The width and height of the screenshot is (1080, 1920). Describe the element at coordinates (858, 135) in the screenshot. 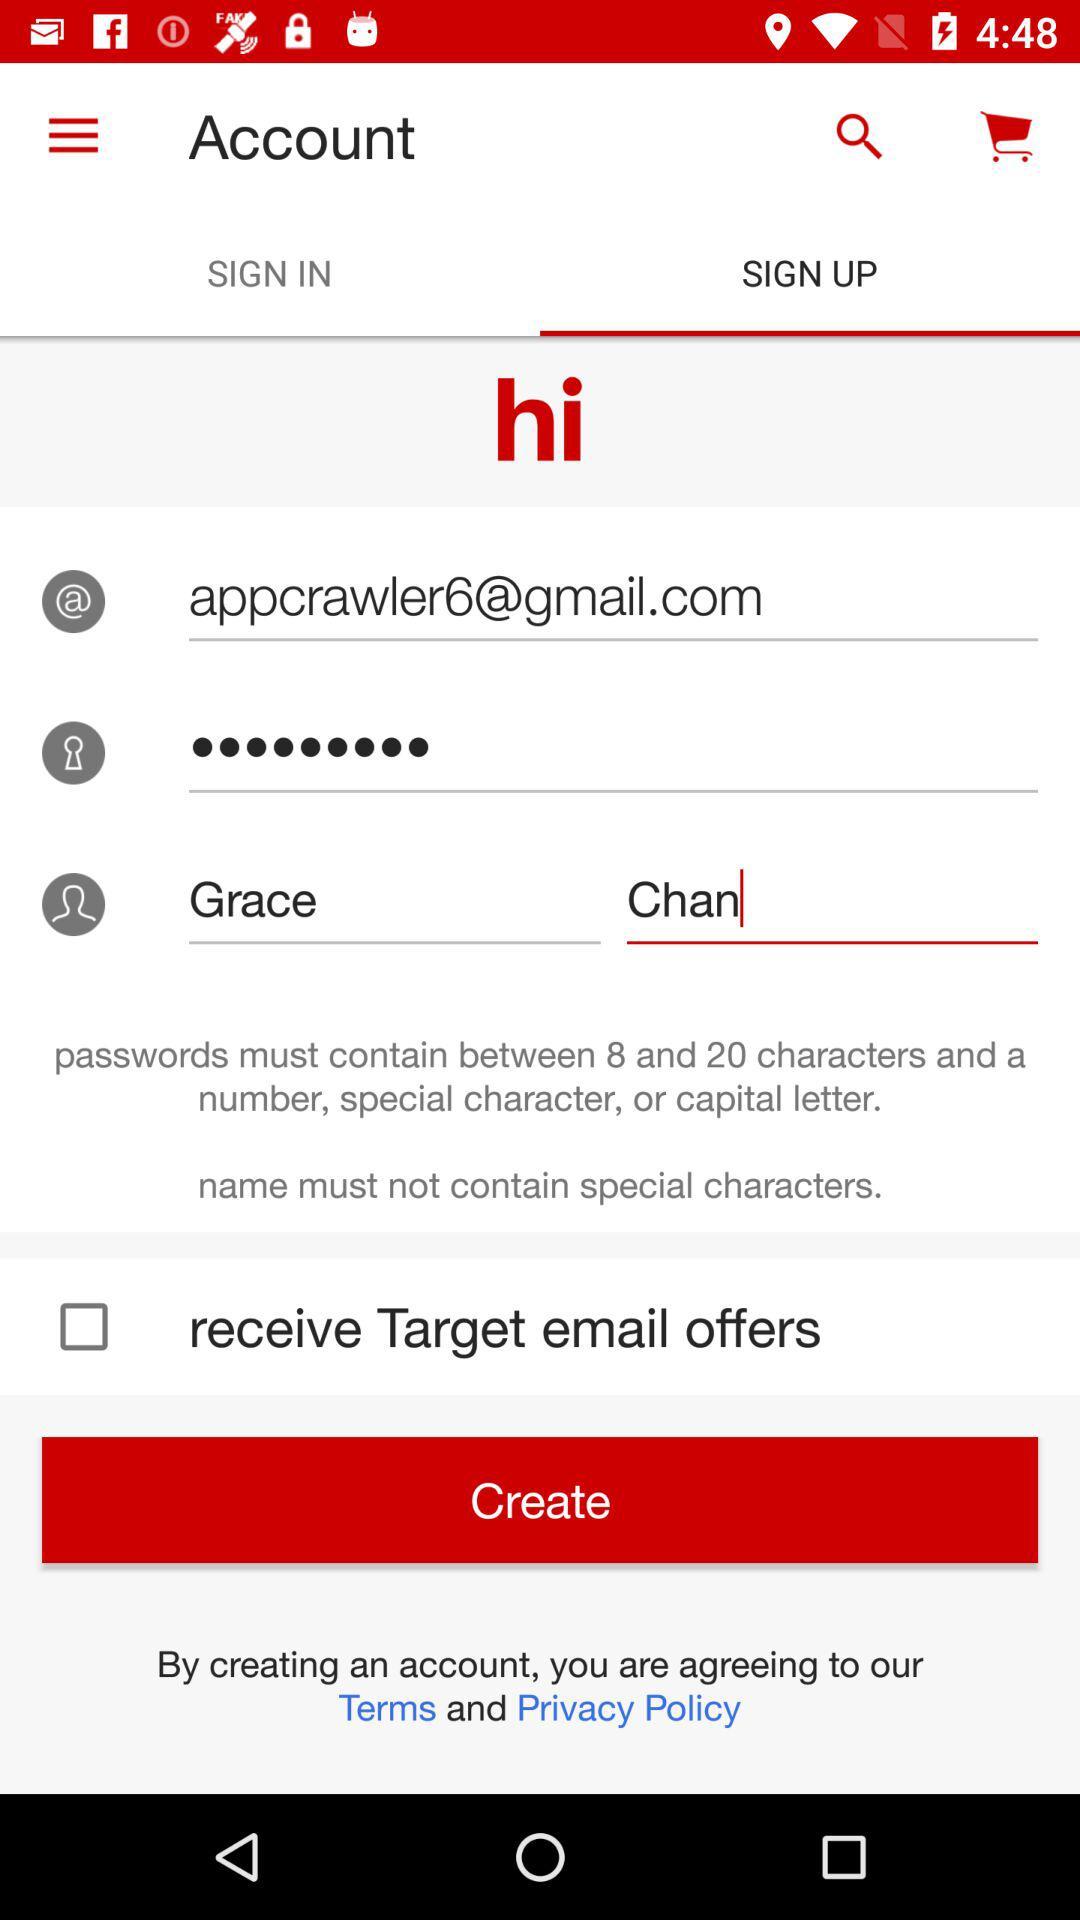

I see `the icon above the sign up` at that location.